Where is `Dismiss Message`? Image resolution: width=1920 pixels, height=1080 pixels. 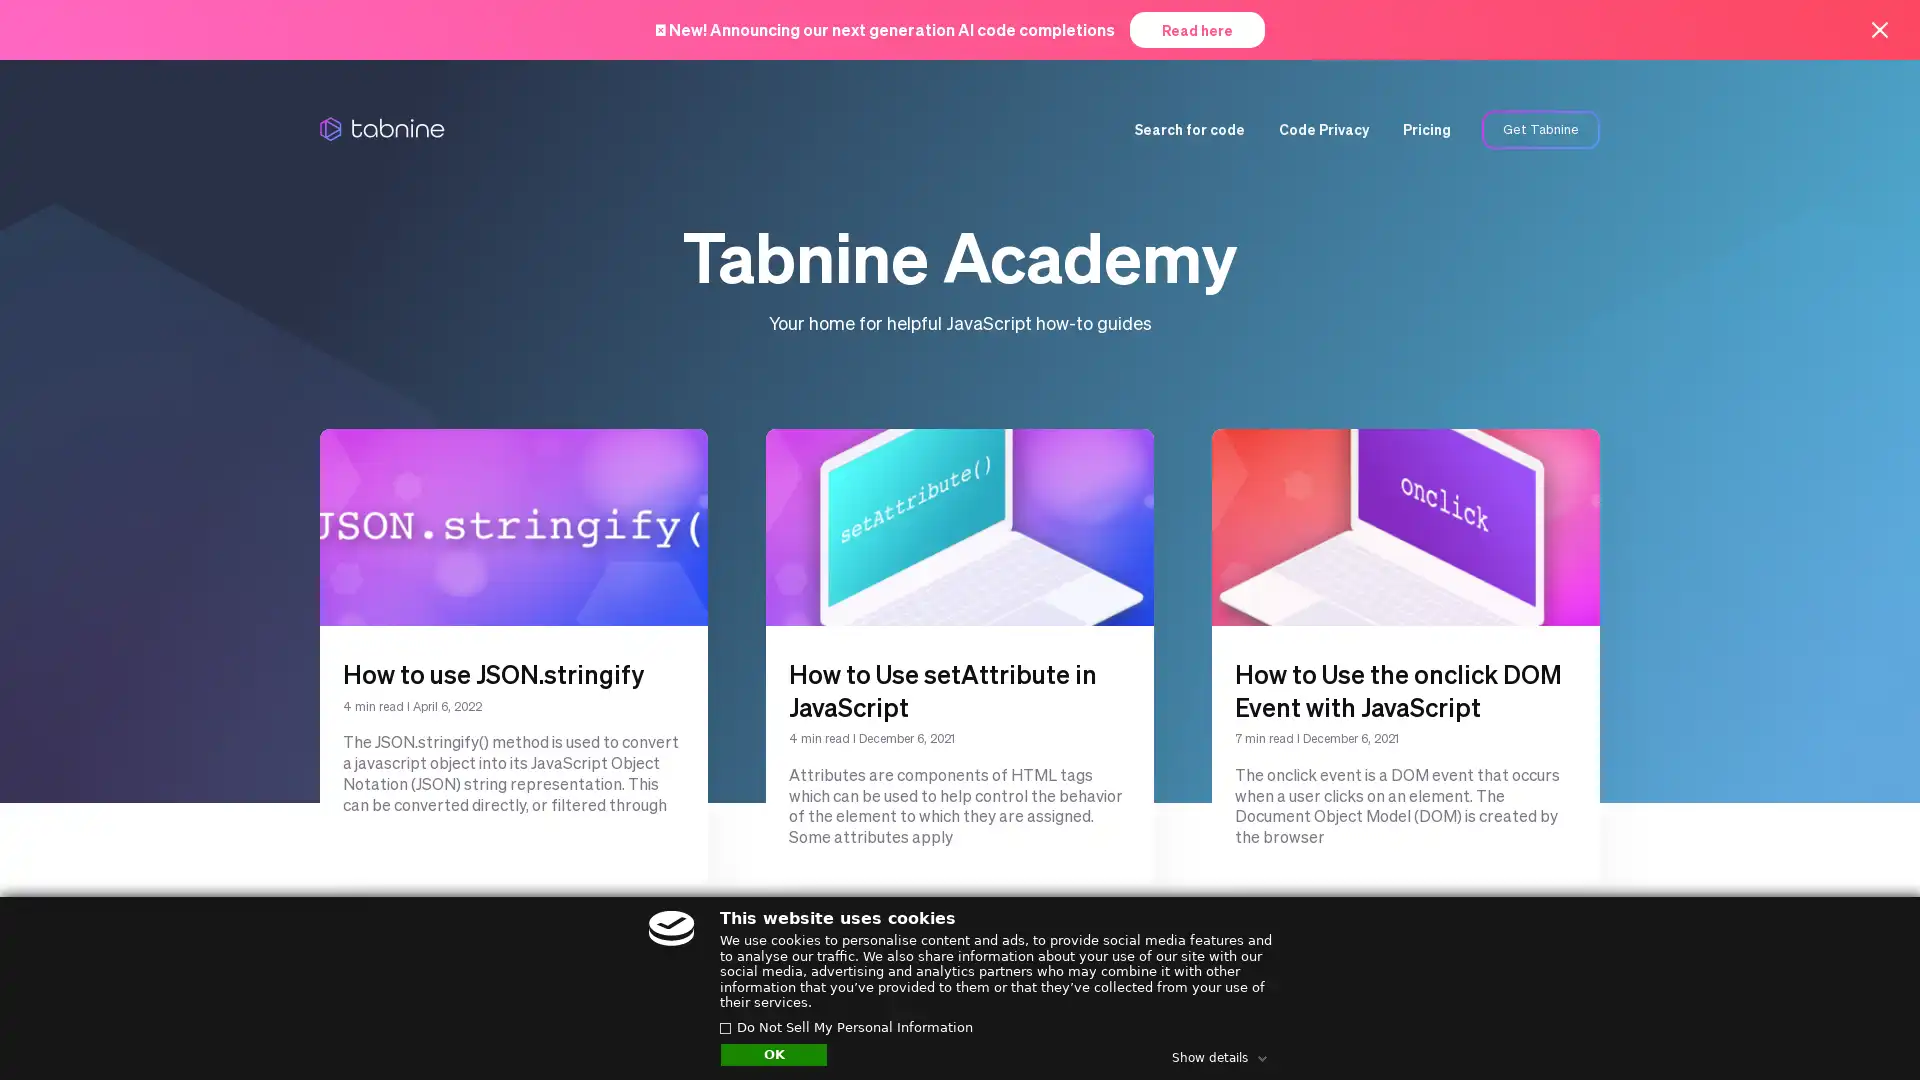
Dismiss Message is located at coordinates (1815, 1003).